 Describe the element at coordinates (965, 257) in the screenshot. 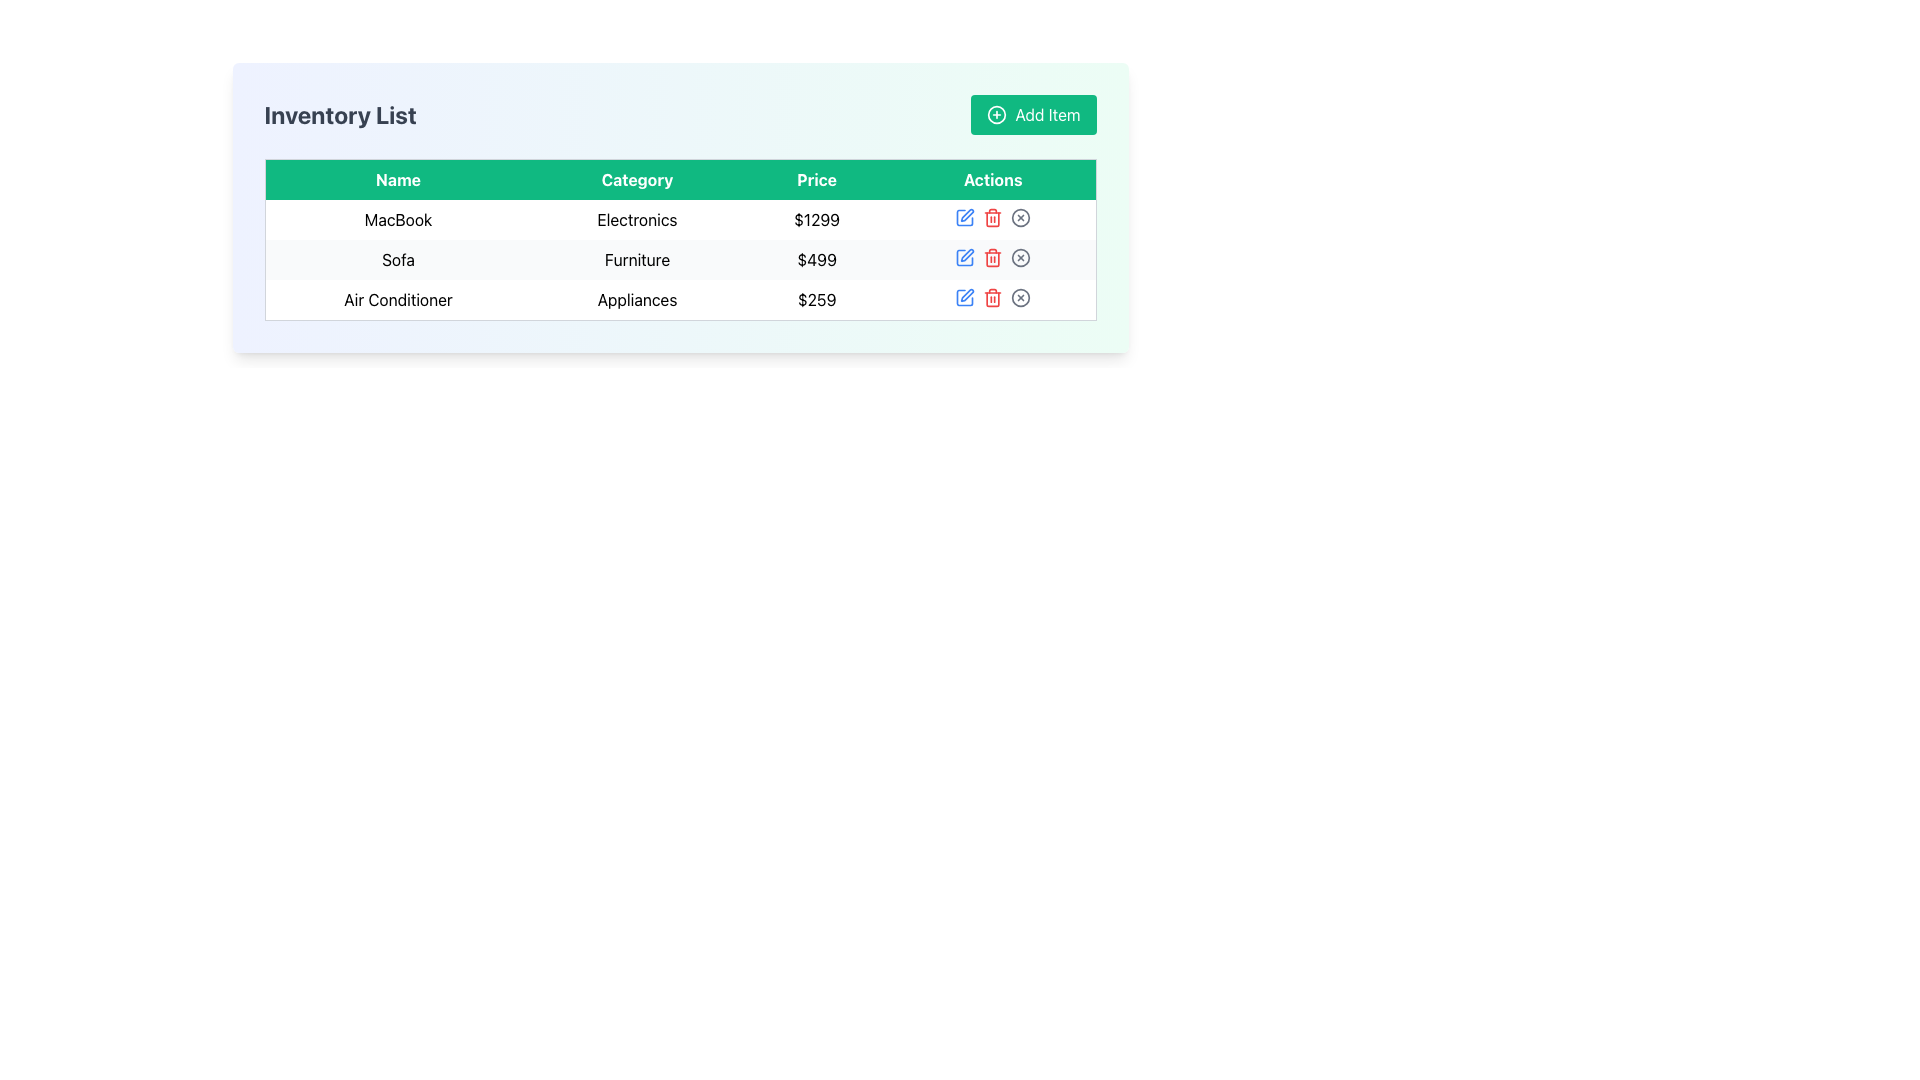

I see `the edit button icon in the 'Actions' column corresponding to the 'Sofa' item` at that location.